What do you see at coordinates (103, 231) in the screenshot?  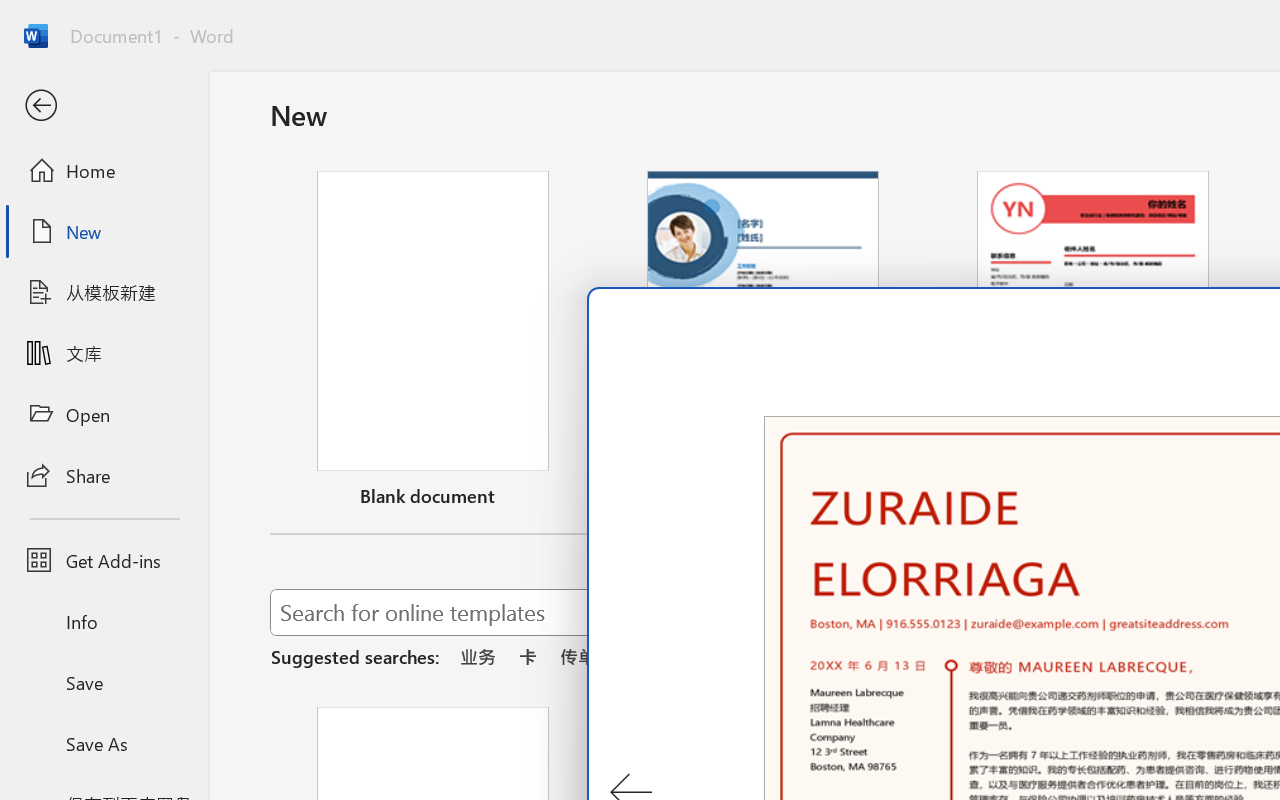 I see `'New'` at bounding box center [103, 231].